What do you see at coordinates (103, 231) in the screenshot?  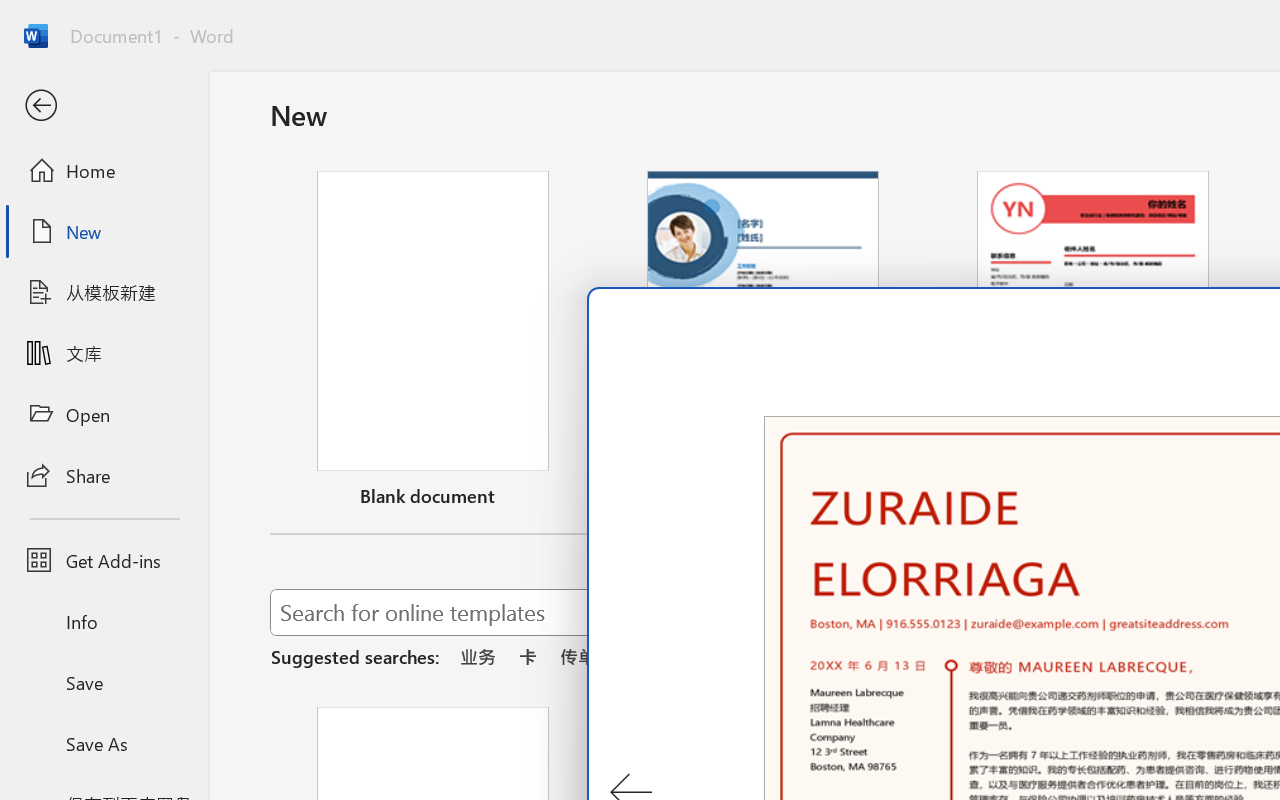 I see `'New'` at bounding box center [103, 231].